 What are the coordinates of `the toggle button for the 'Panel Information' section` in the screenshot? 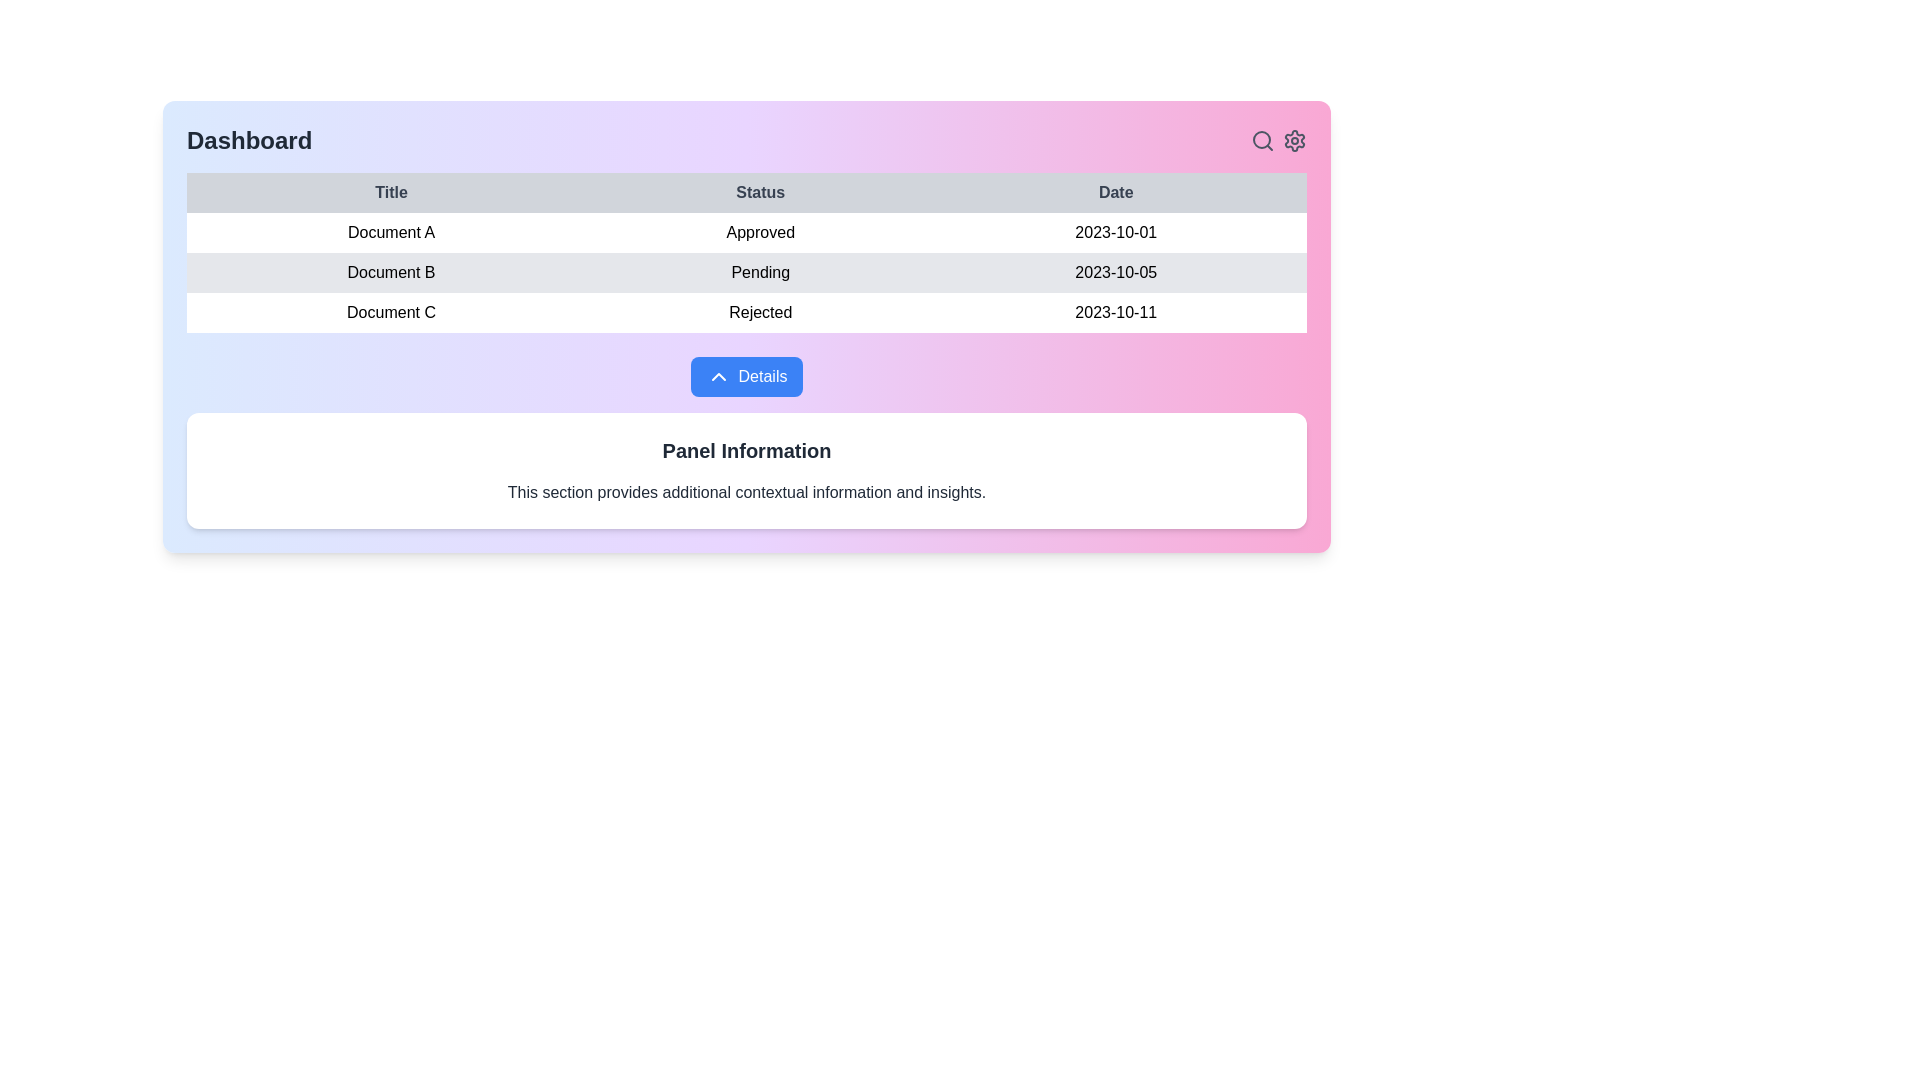 It's located at (746, 377).